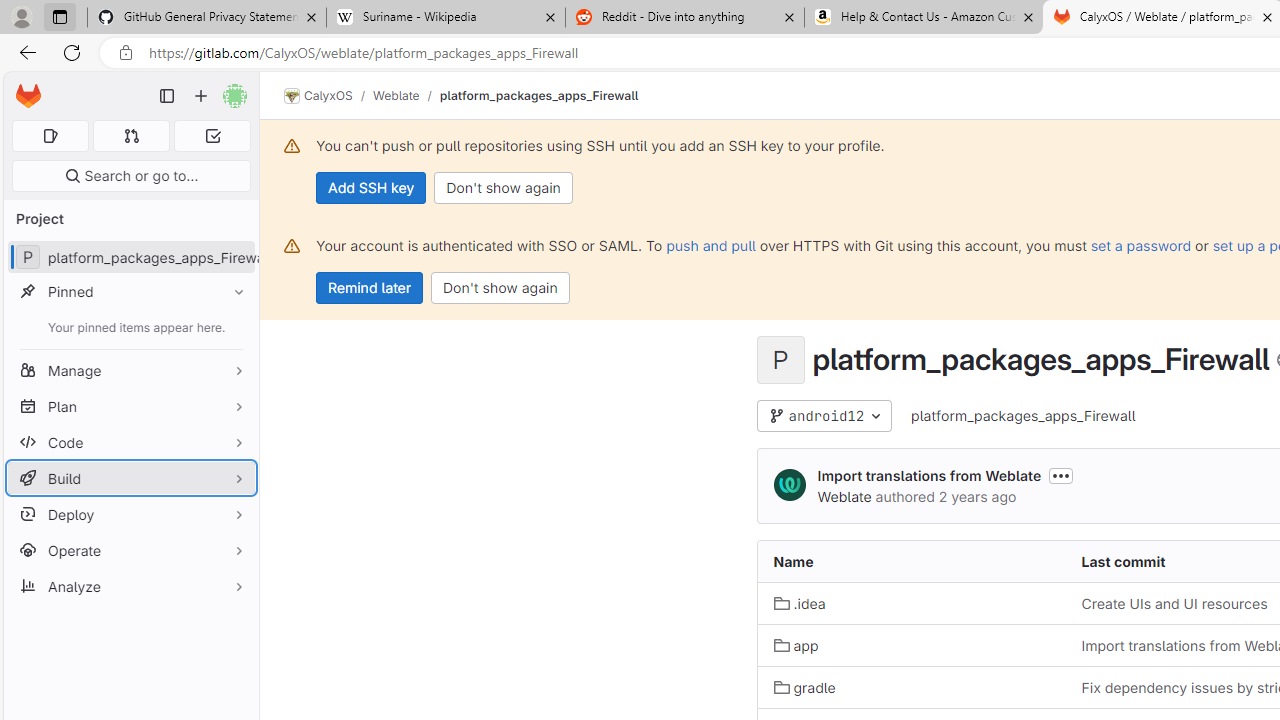 The height and width of the screenshot is (720, 1280). Describe the element at coordinates (910, 561) in the screenshot. I see `'Name'` at that location.